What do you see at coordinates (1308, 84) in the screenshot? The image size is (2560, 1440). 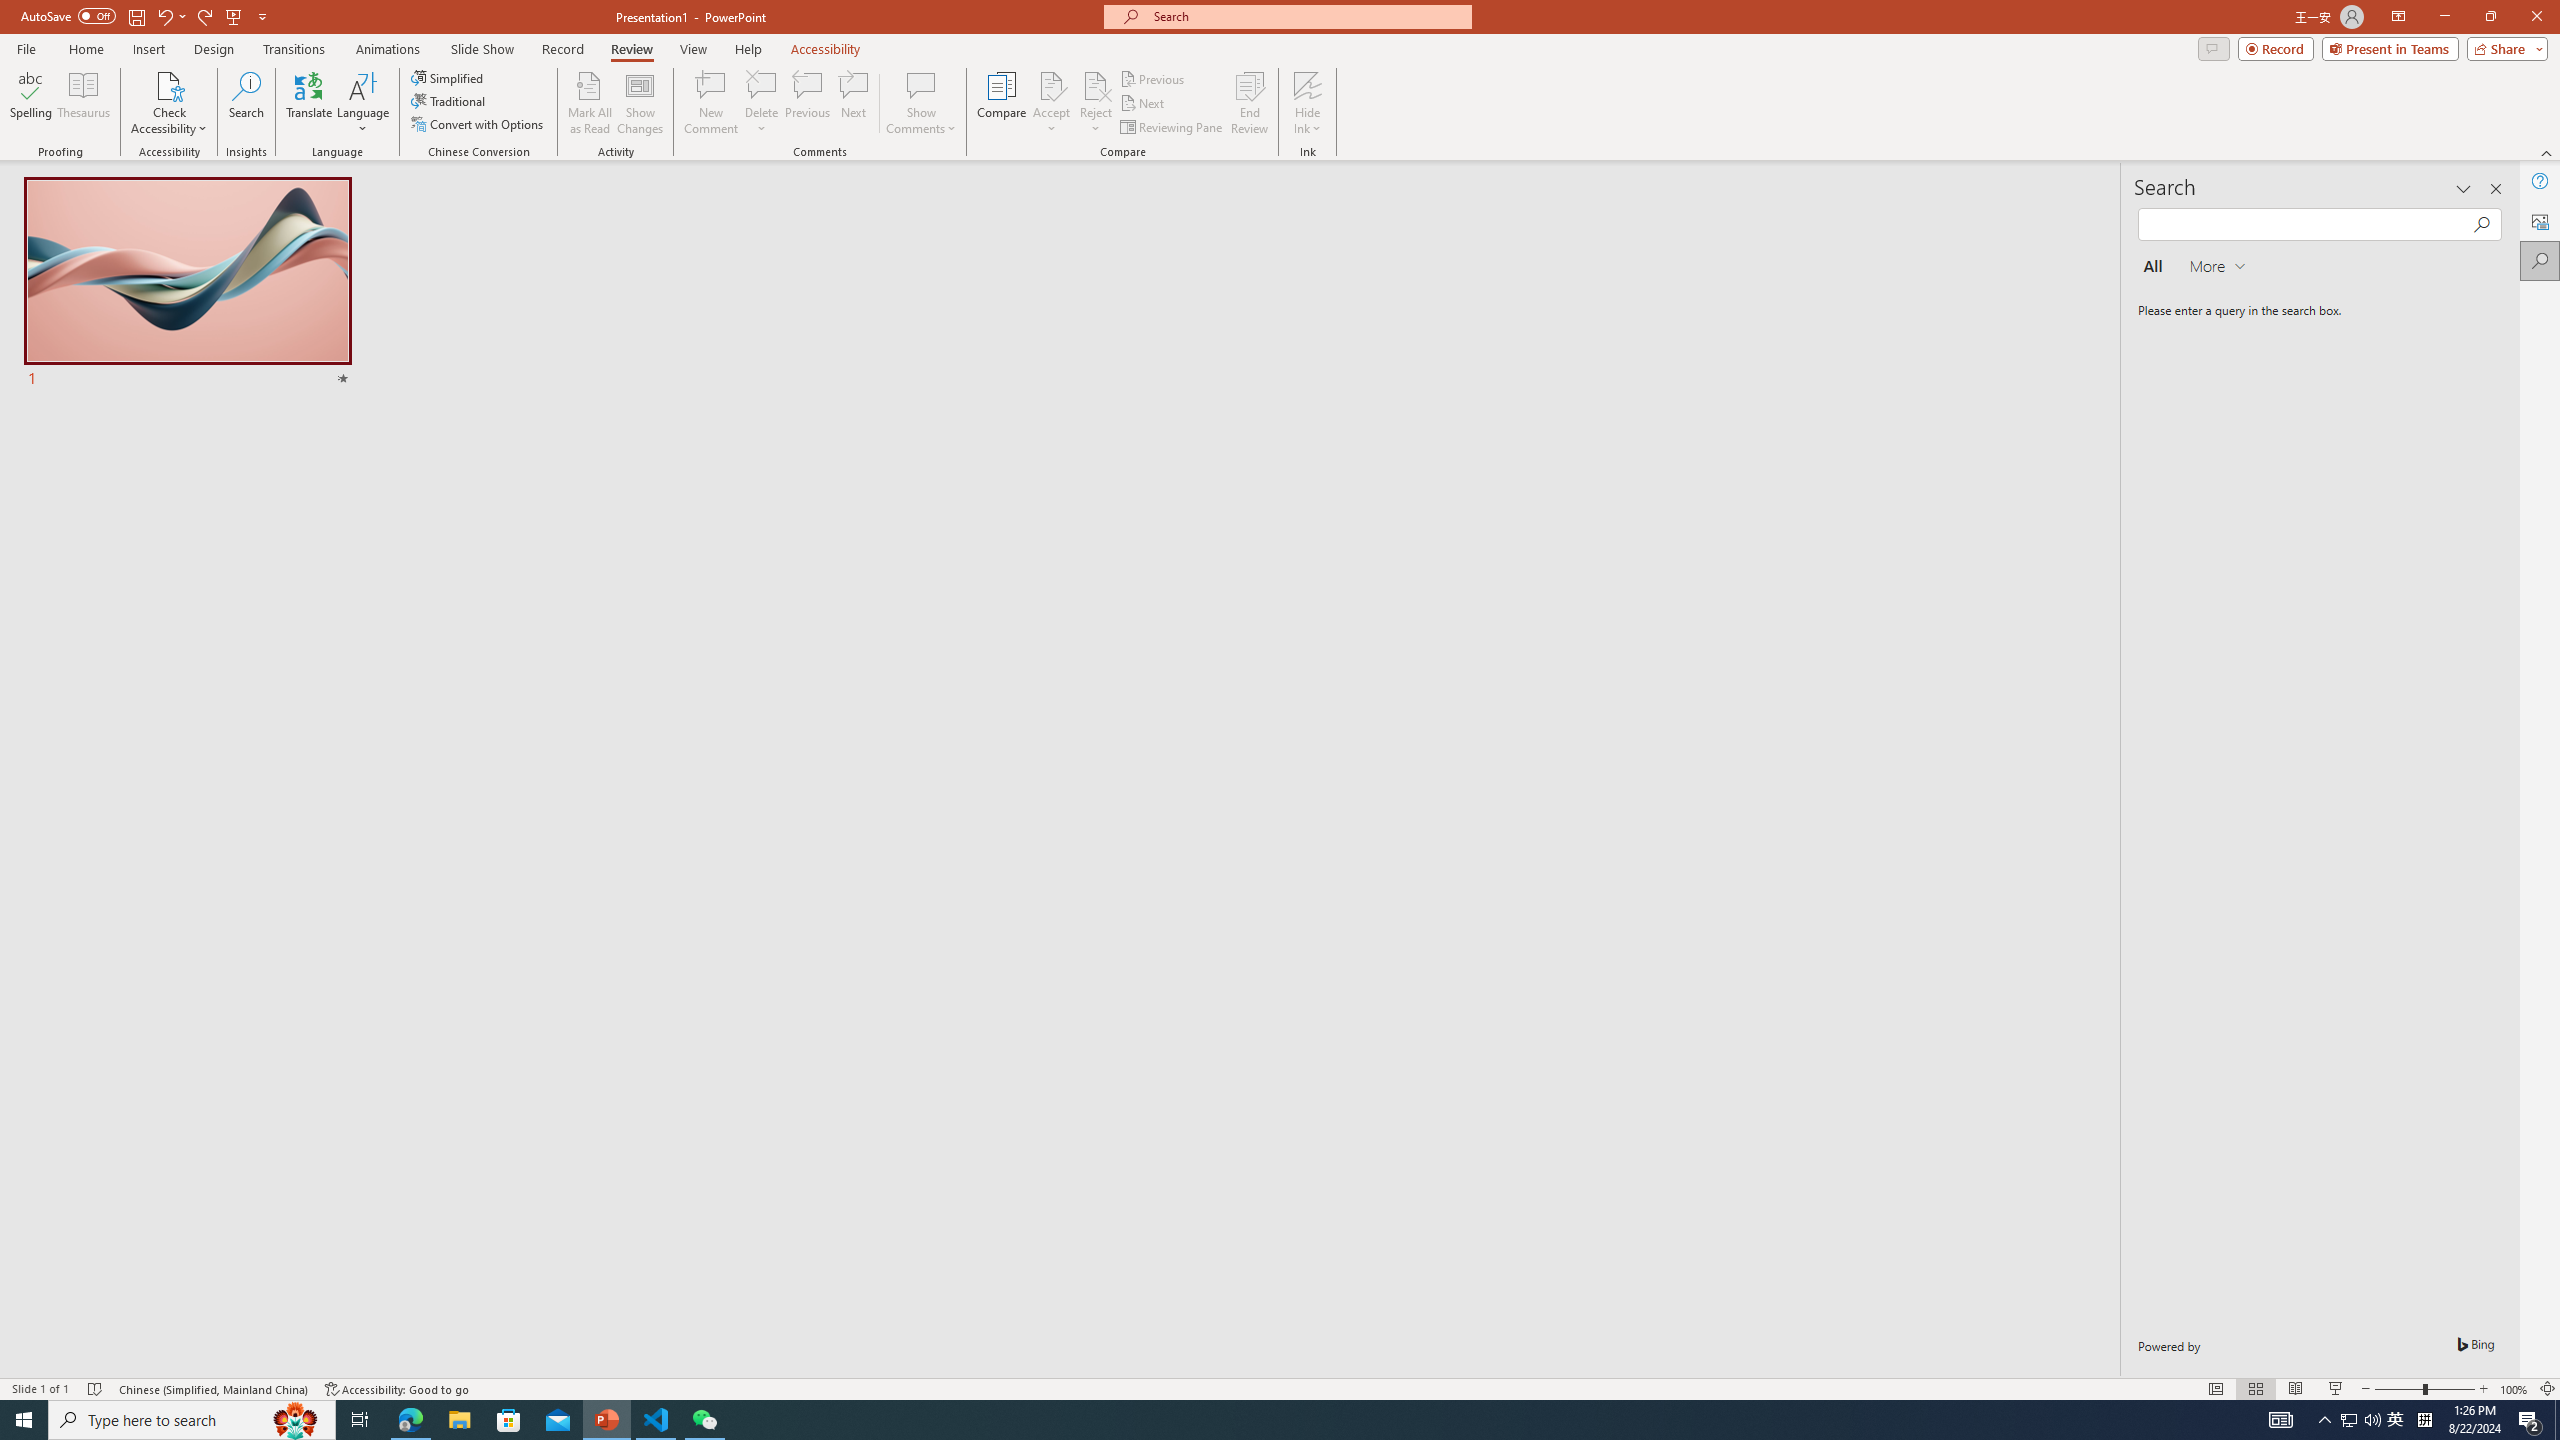 I see `'Hide Ink'` at bounding box center [1308, 84].